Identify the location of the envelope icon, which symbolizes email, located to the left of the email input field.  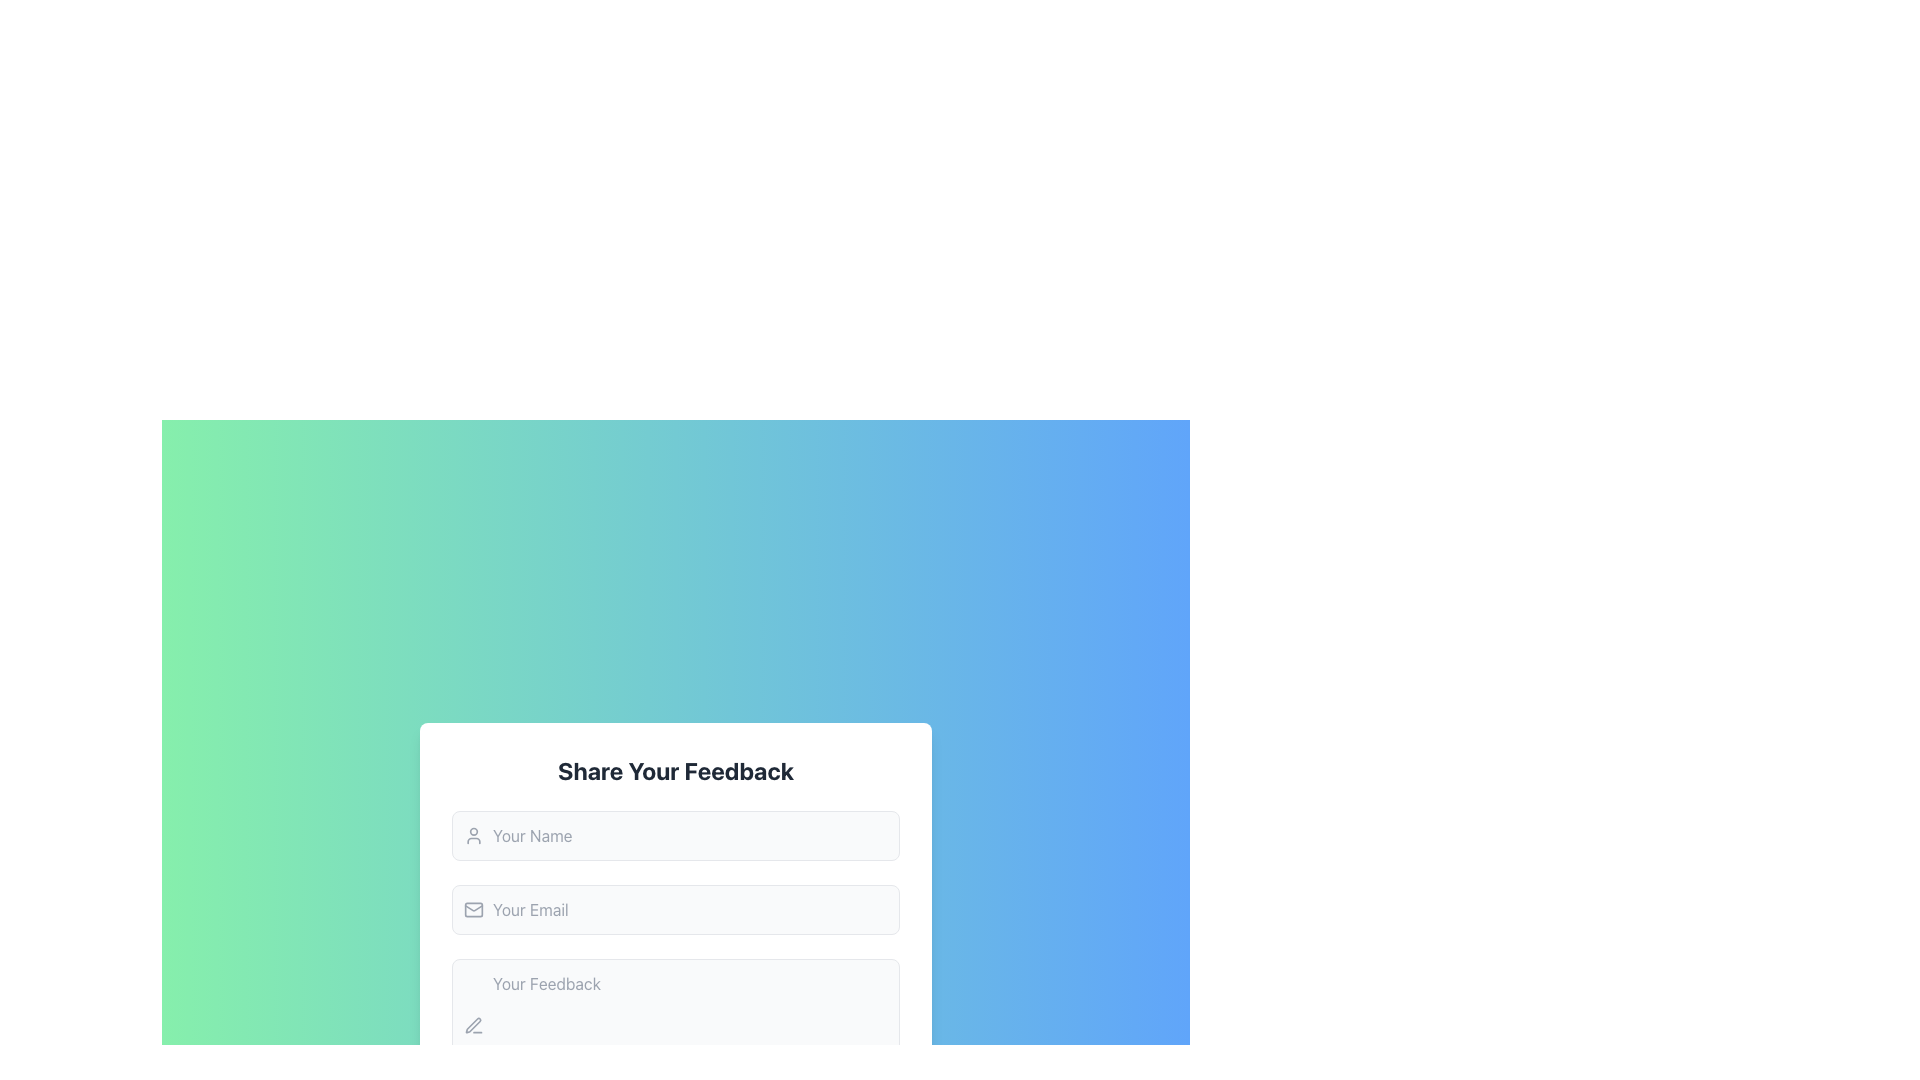
(473, 910).